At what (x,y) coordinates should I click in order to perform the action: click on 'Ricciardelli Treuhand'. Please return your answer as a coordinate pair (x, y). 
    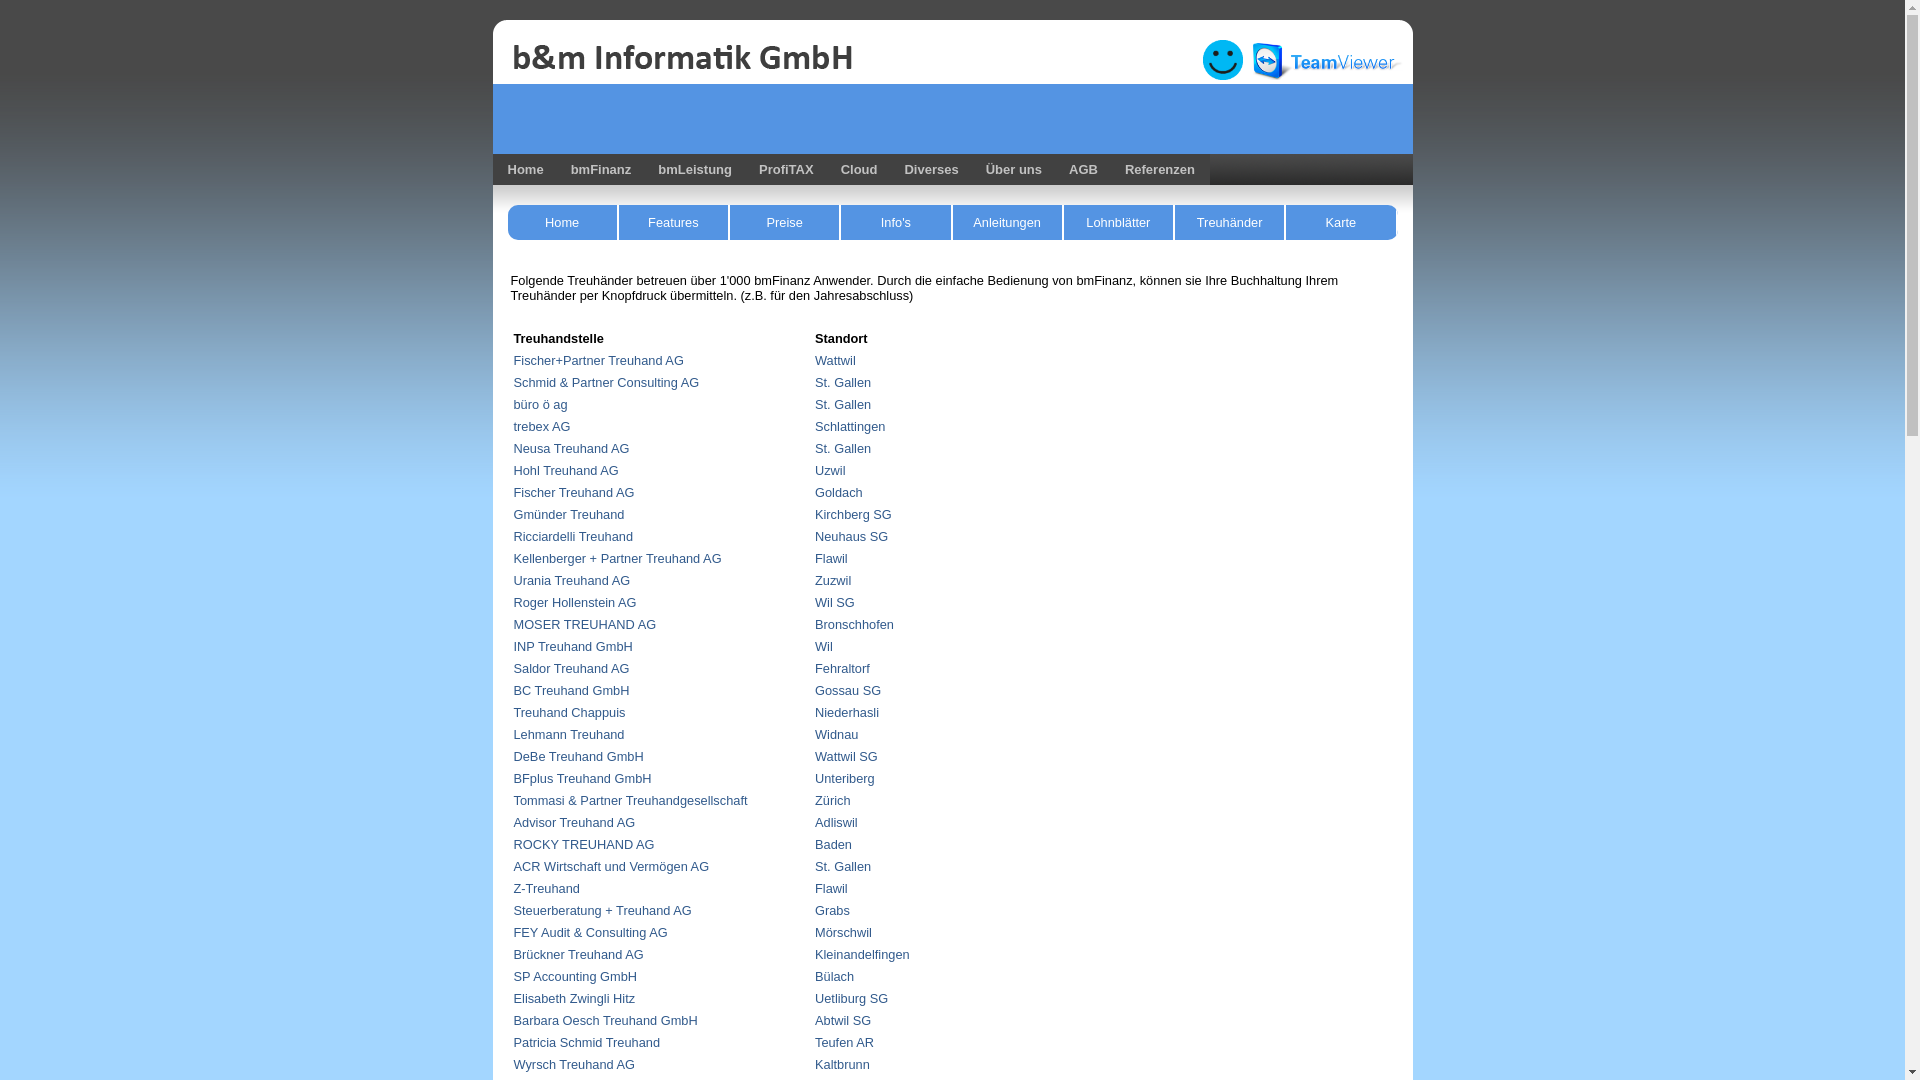
    Looking at the image, I should click on (573, 535).